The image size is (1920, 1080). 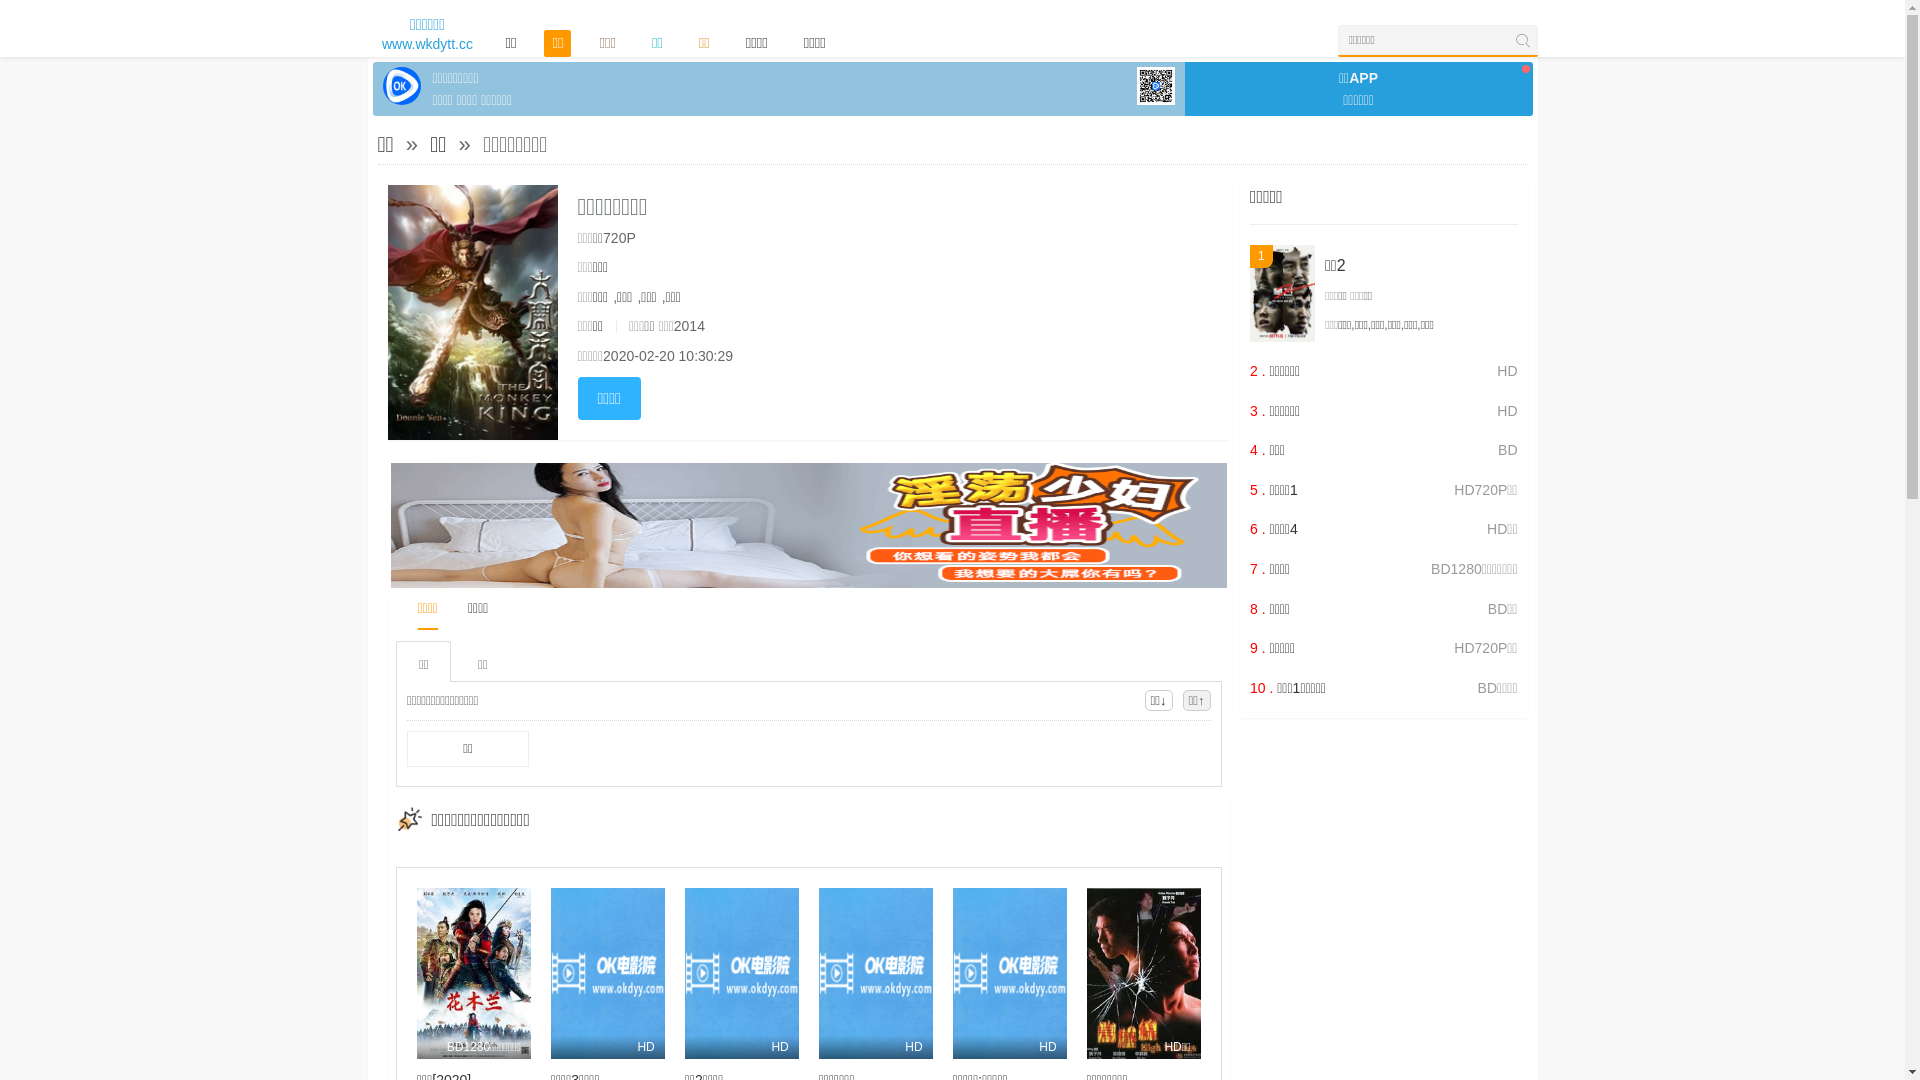 I want to click on '1', so click(x=1282, y=293).